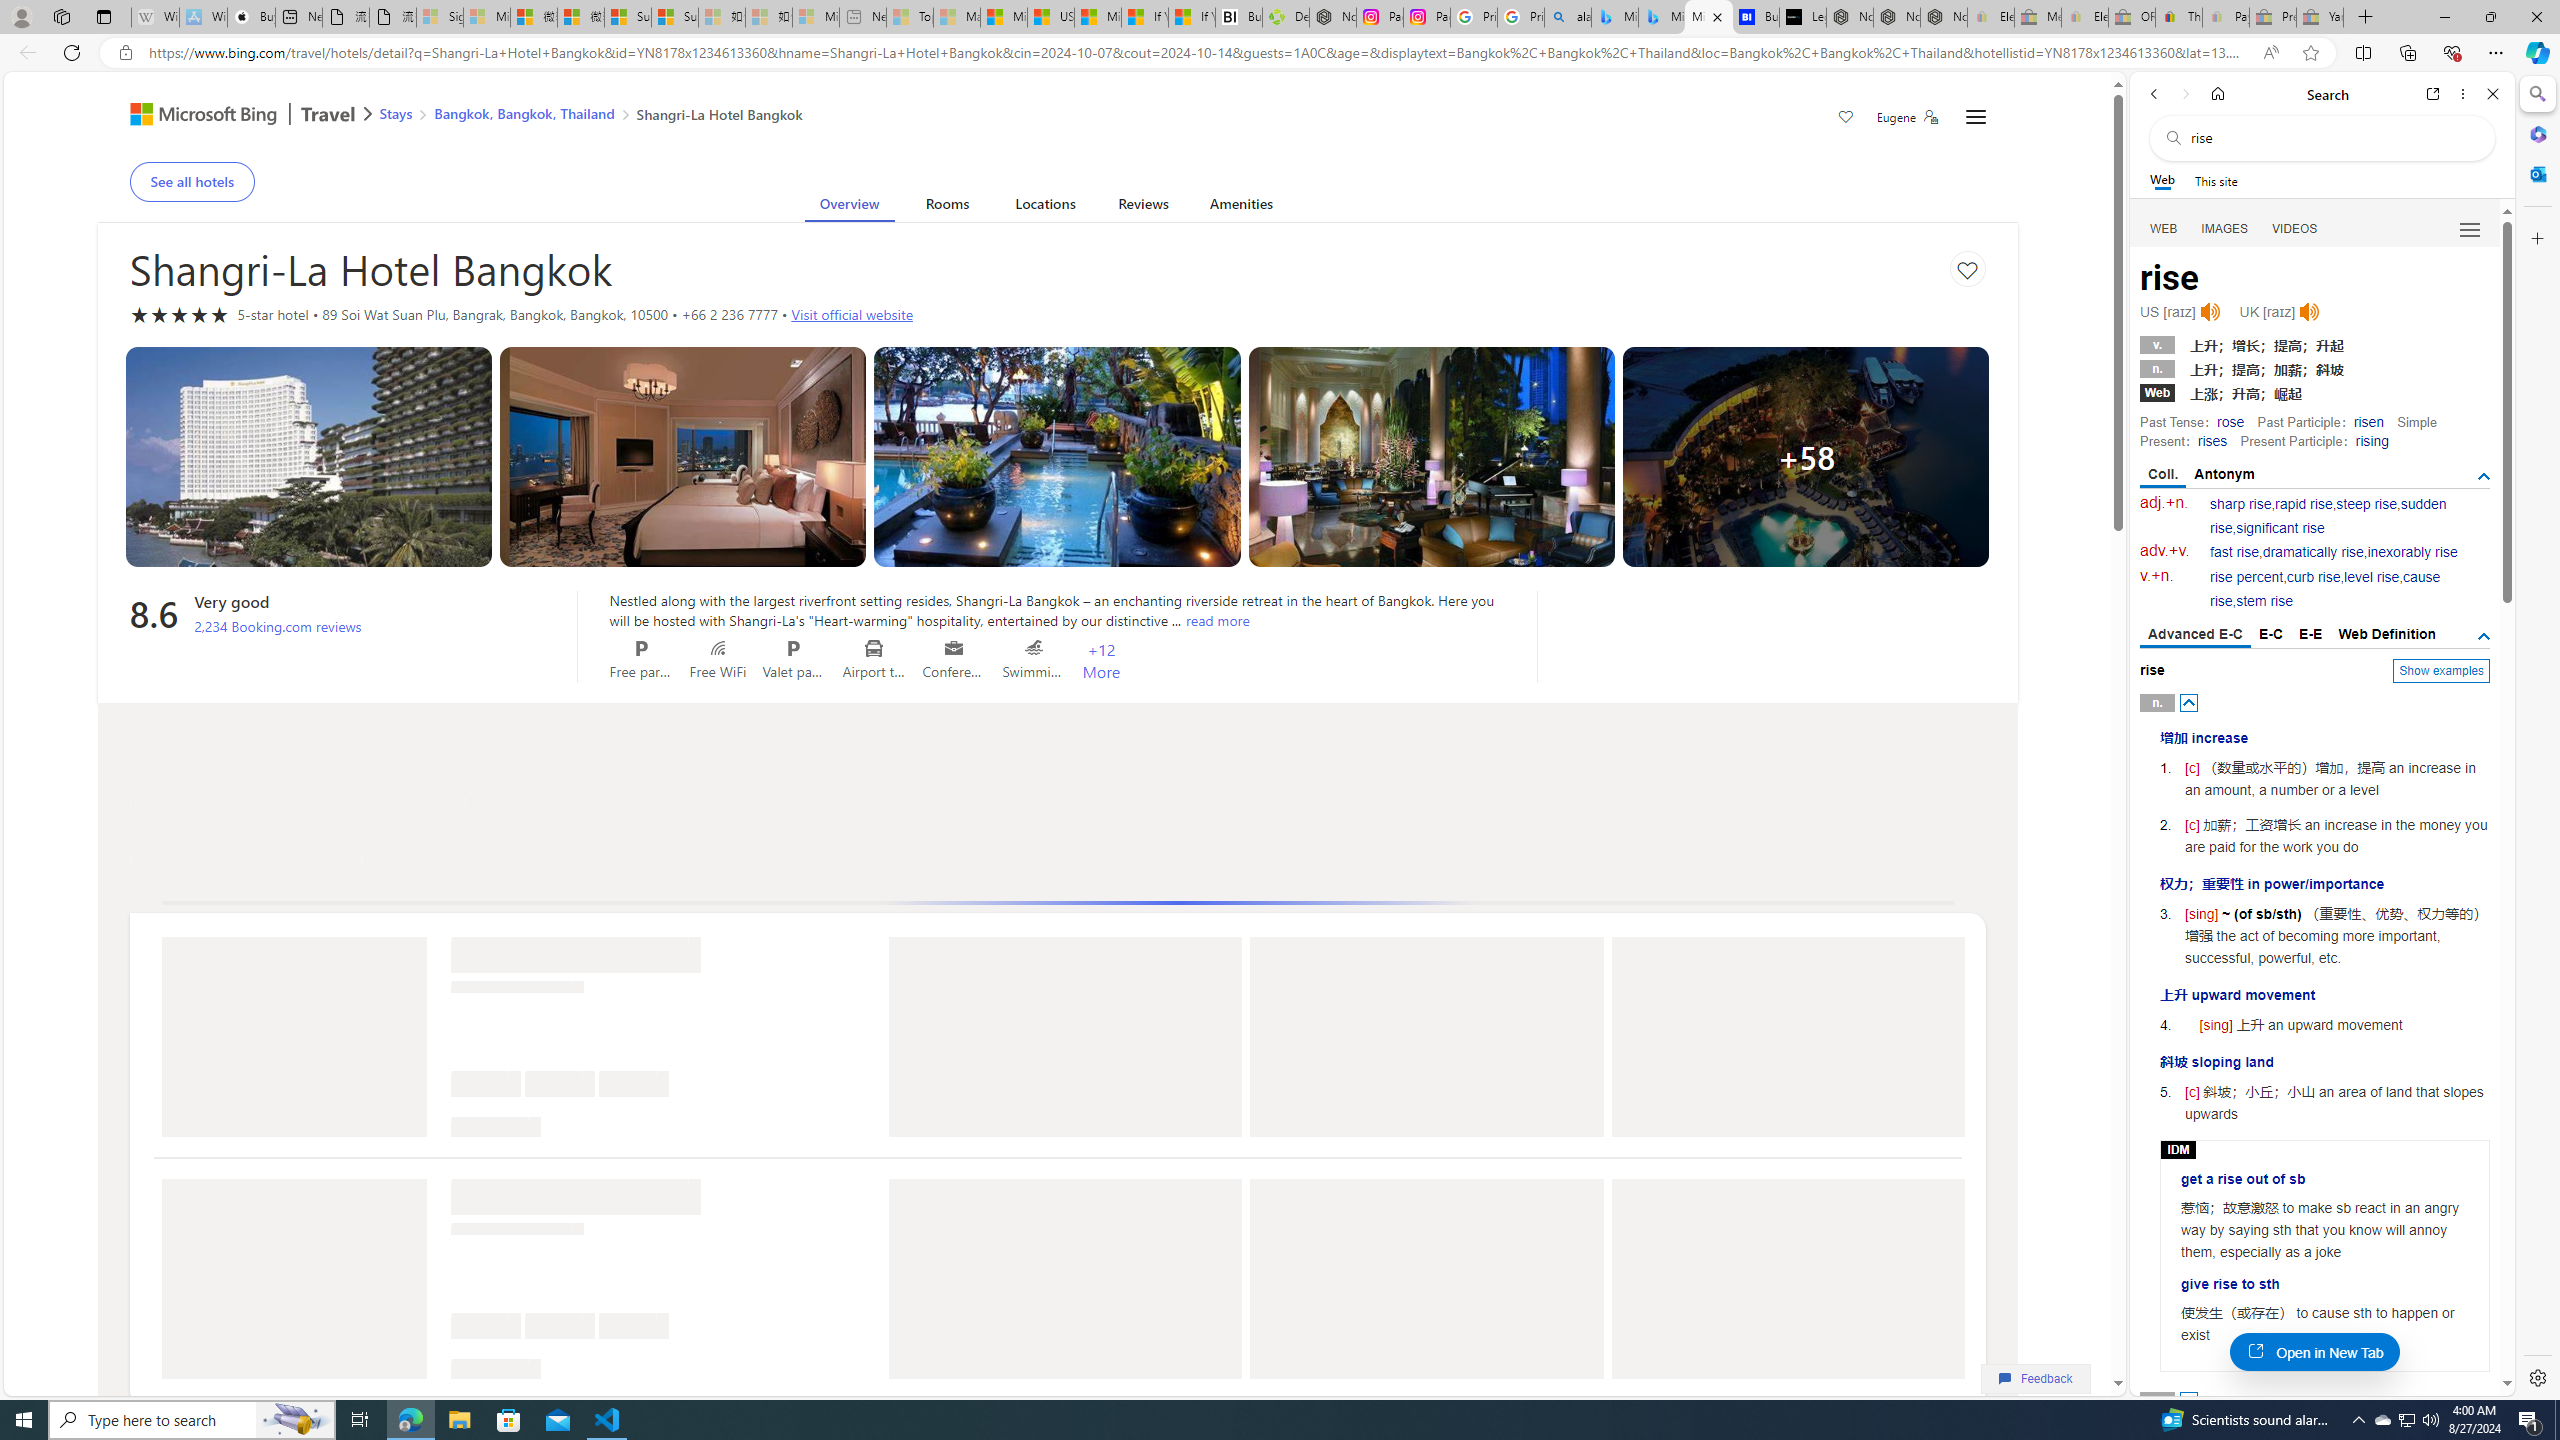 The image size is (2560, 1440). I want to click on 'Coll.', so click(2162, 474).